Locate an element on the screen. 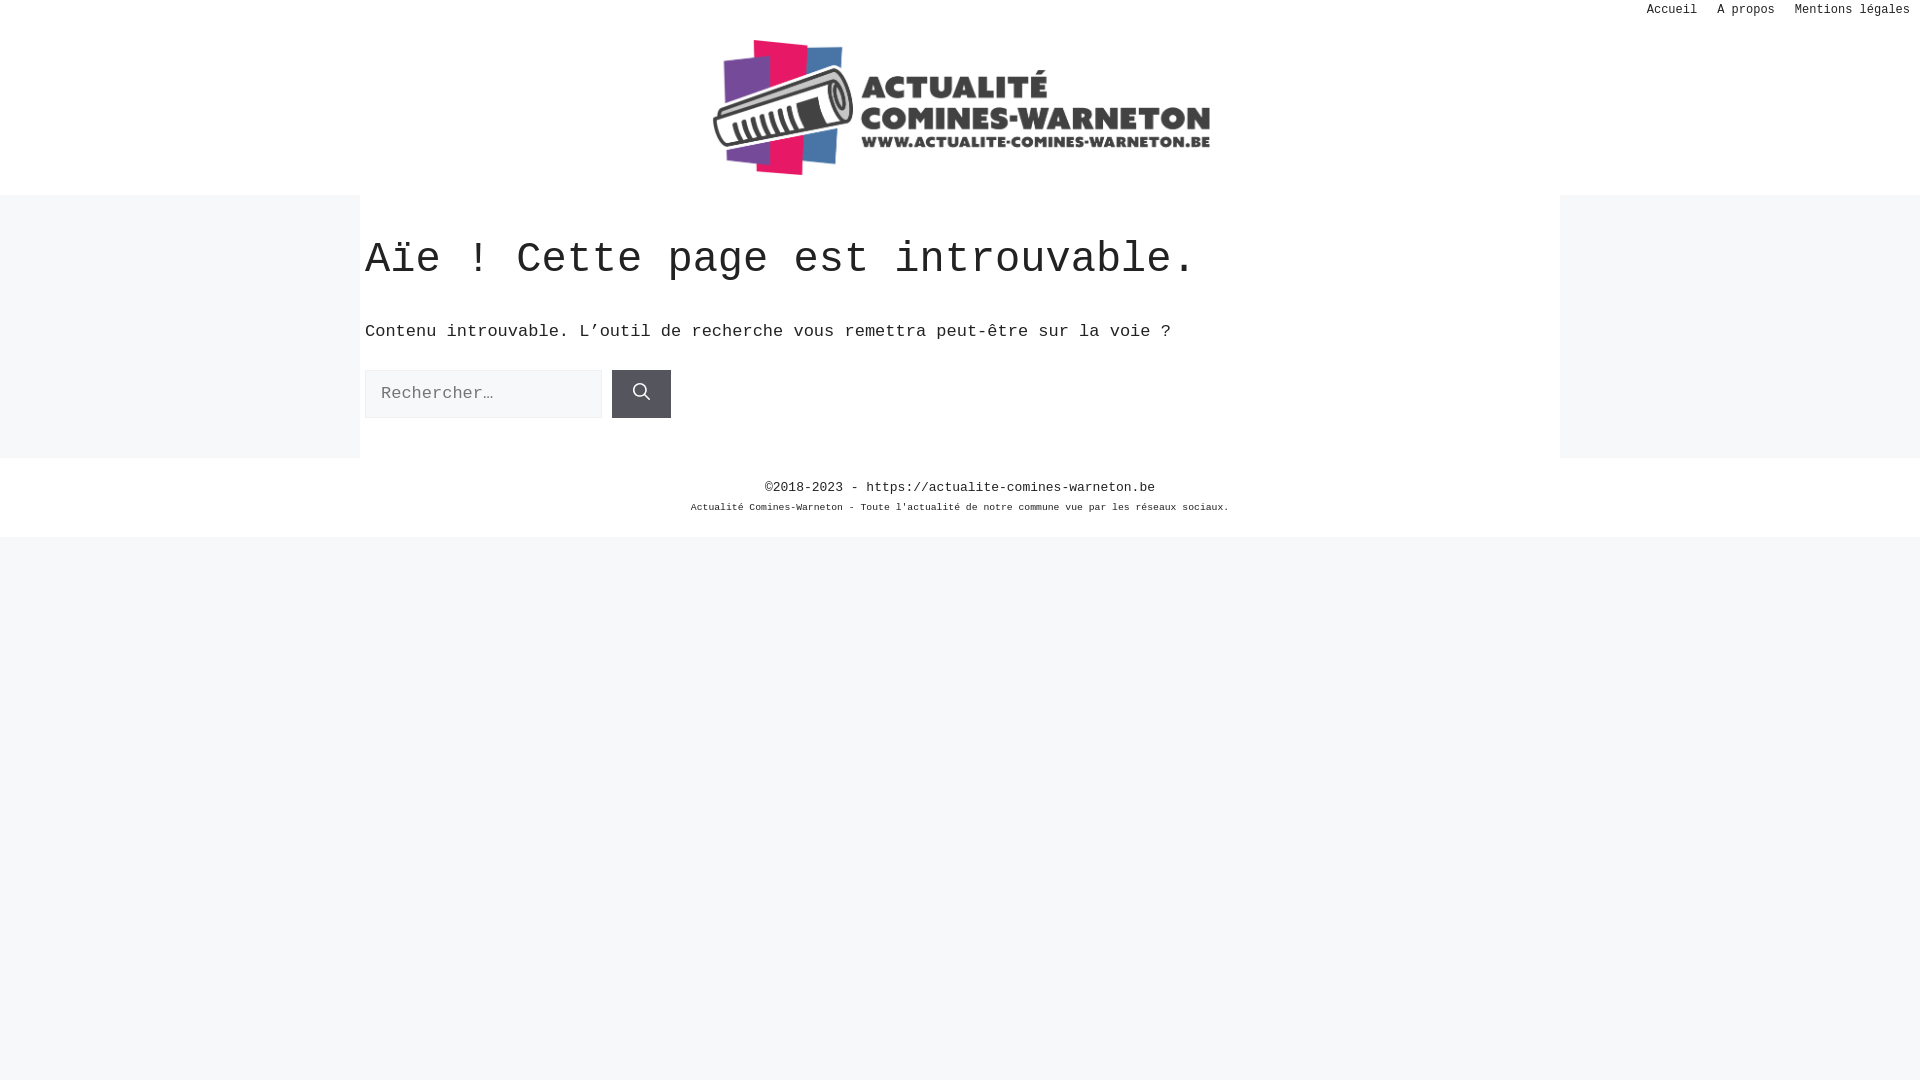 The image size is (1920, 1080). 'Accueil' is located at coordinates (1671, 10).